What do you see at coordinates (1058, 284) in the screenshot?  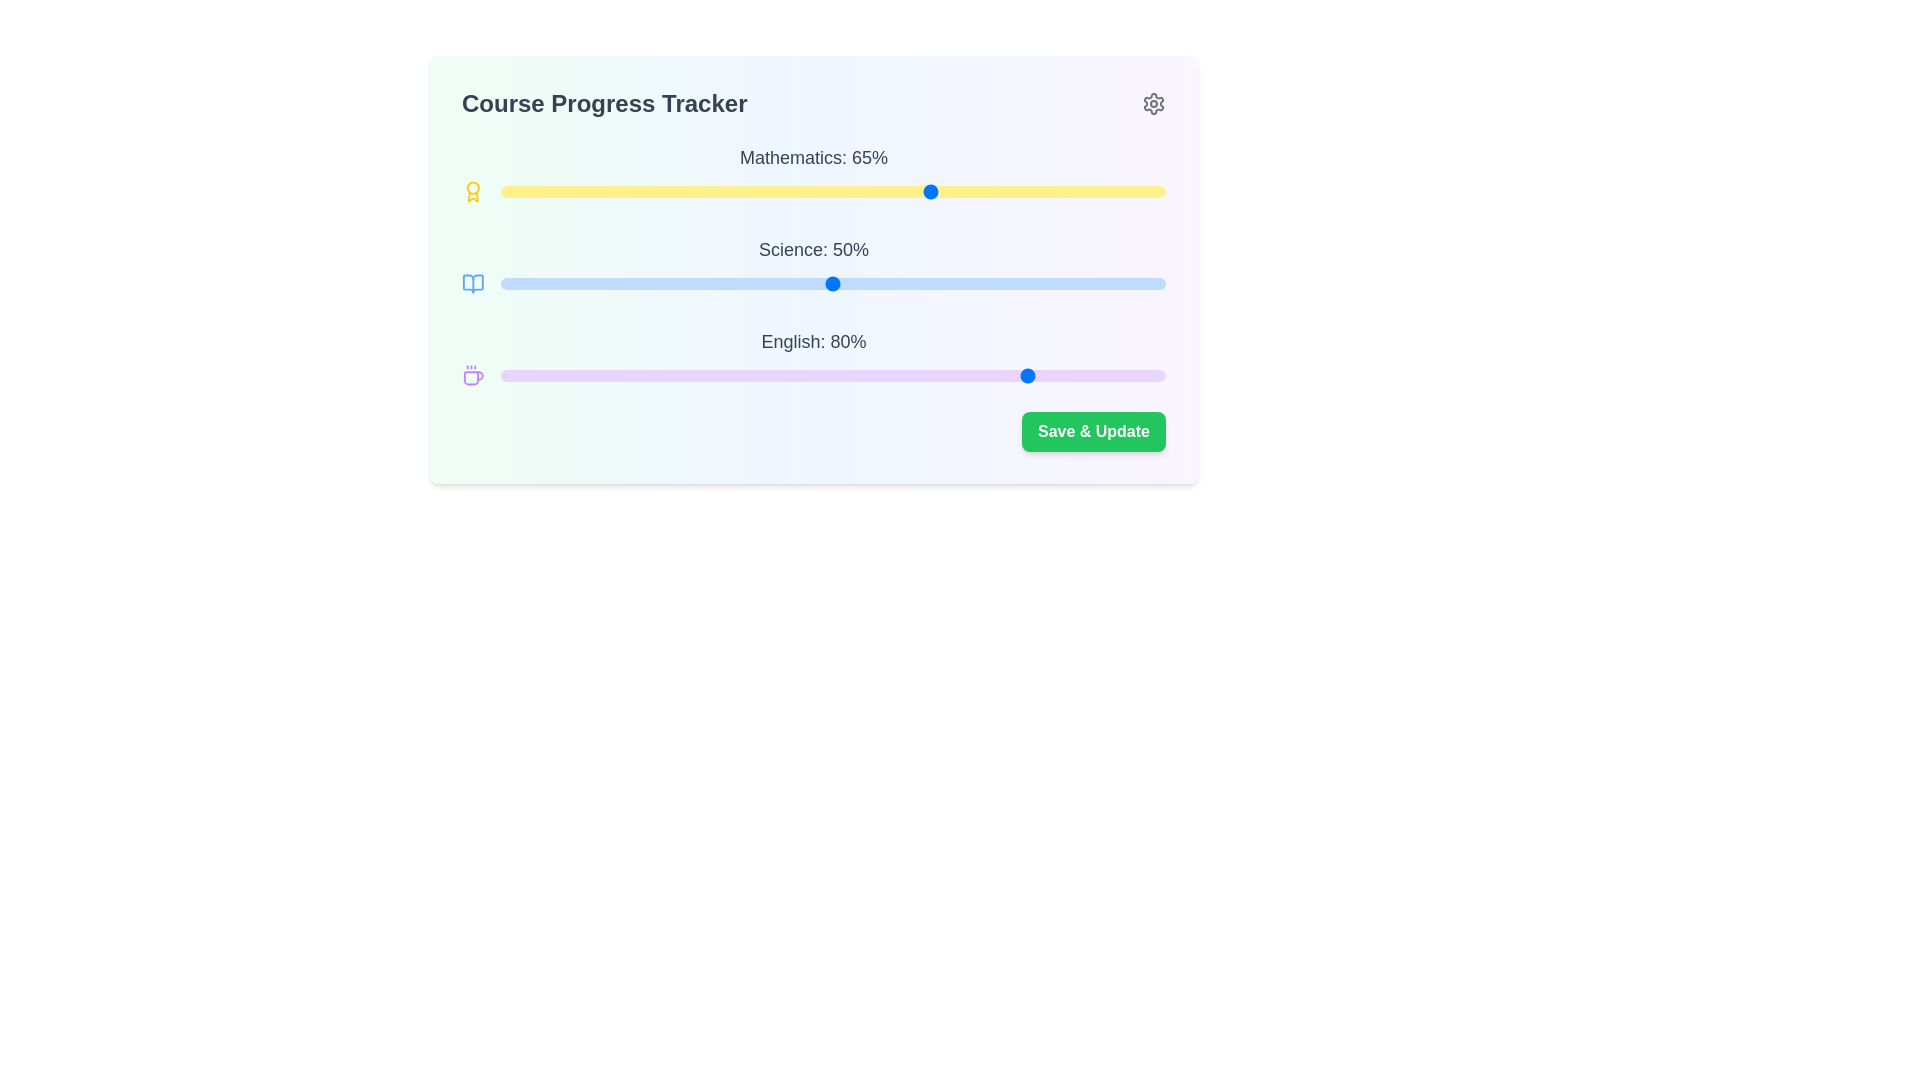 I see `progress` at bounding box center [1058, 284].